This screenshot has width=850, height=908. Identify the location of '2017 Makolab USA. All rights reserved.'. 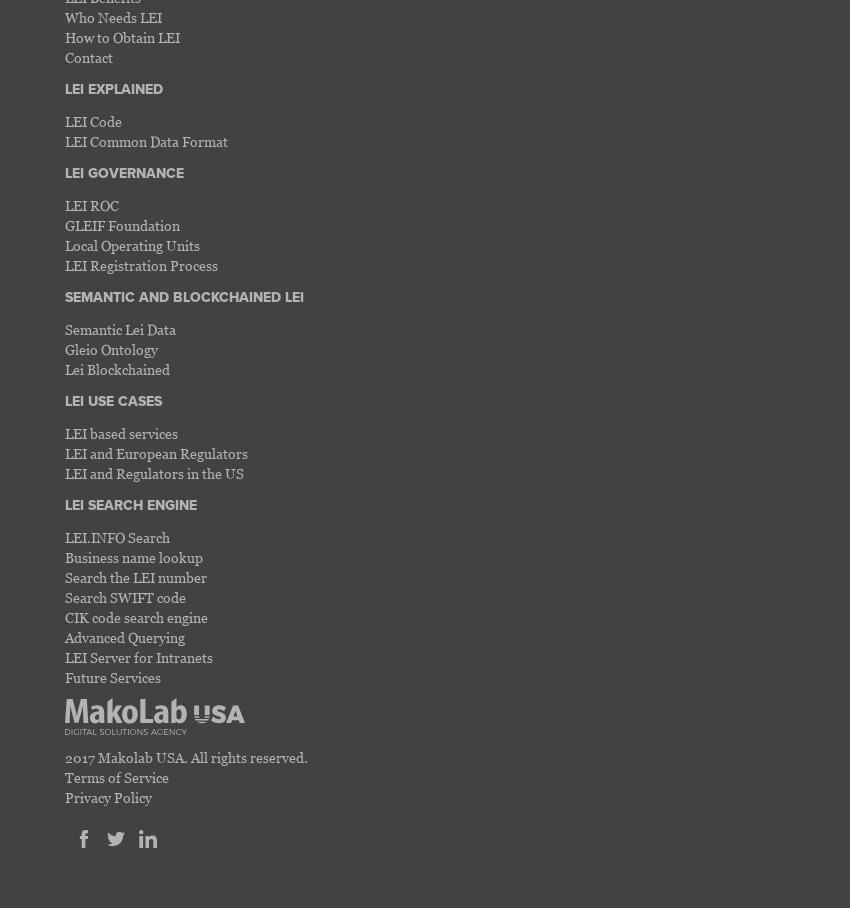
(65, 756).